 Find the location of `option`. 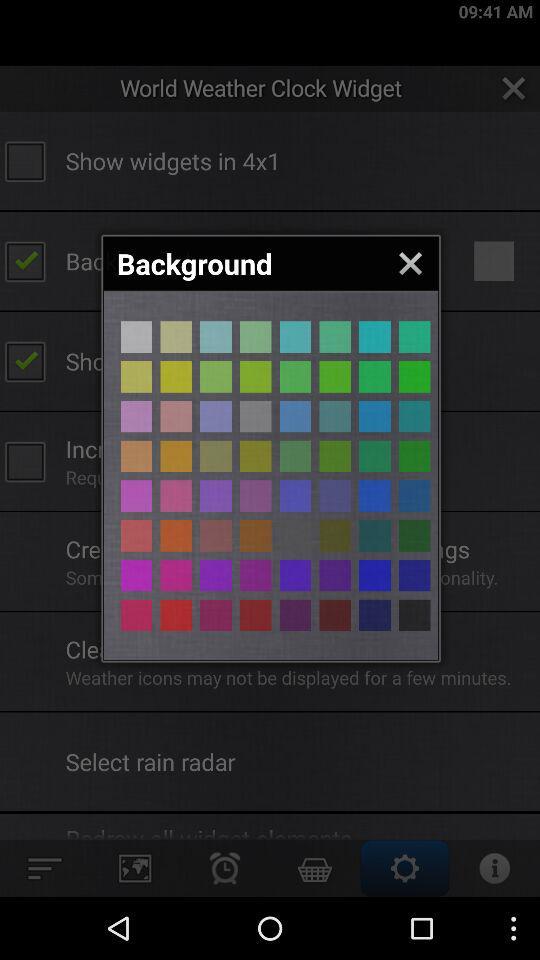

option is located at coordinates (176, 375).